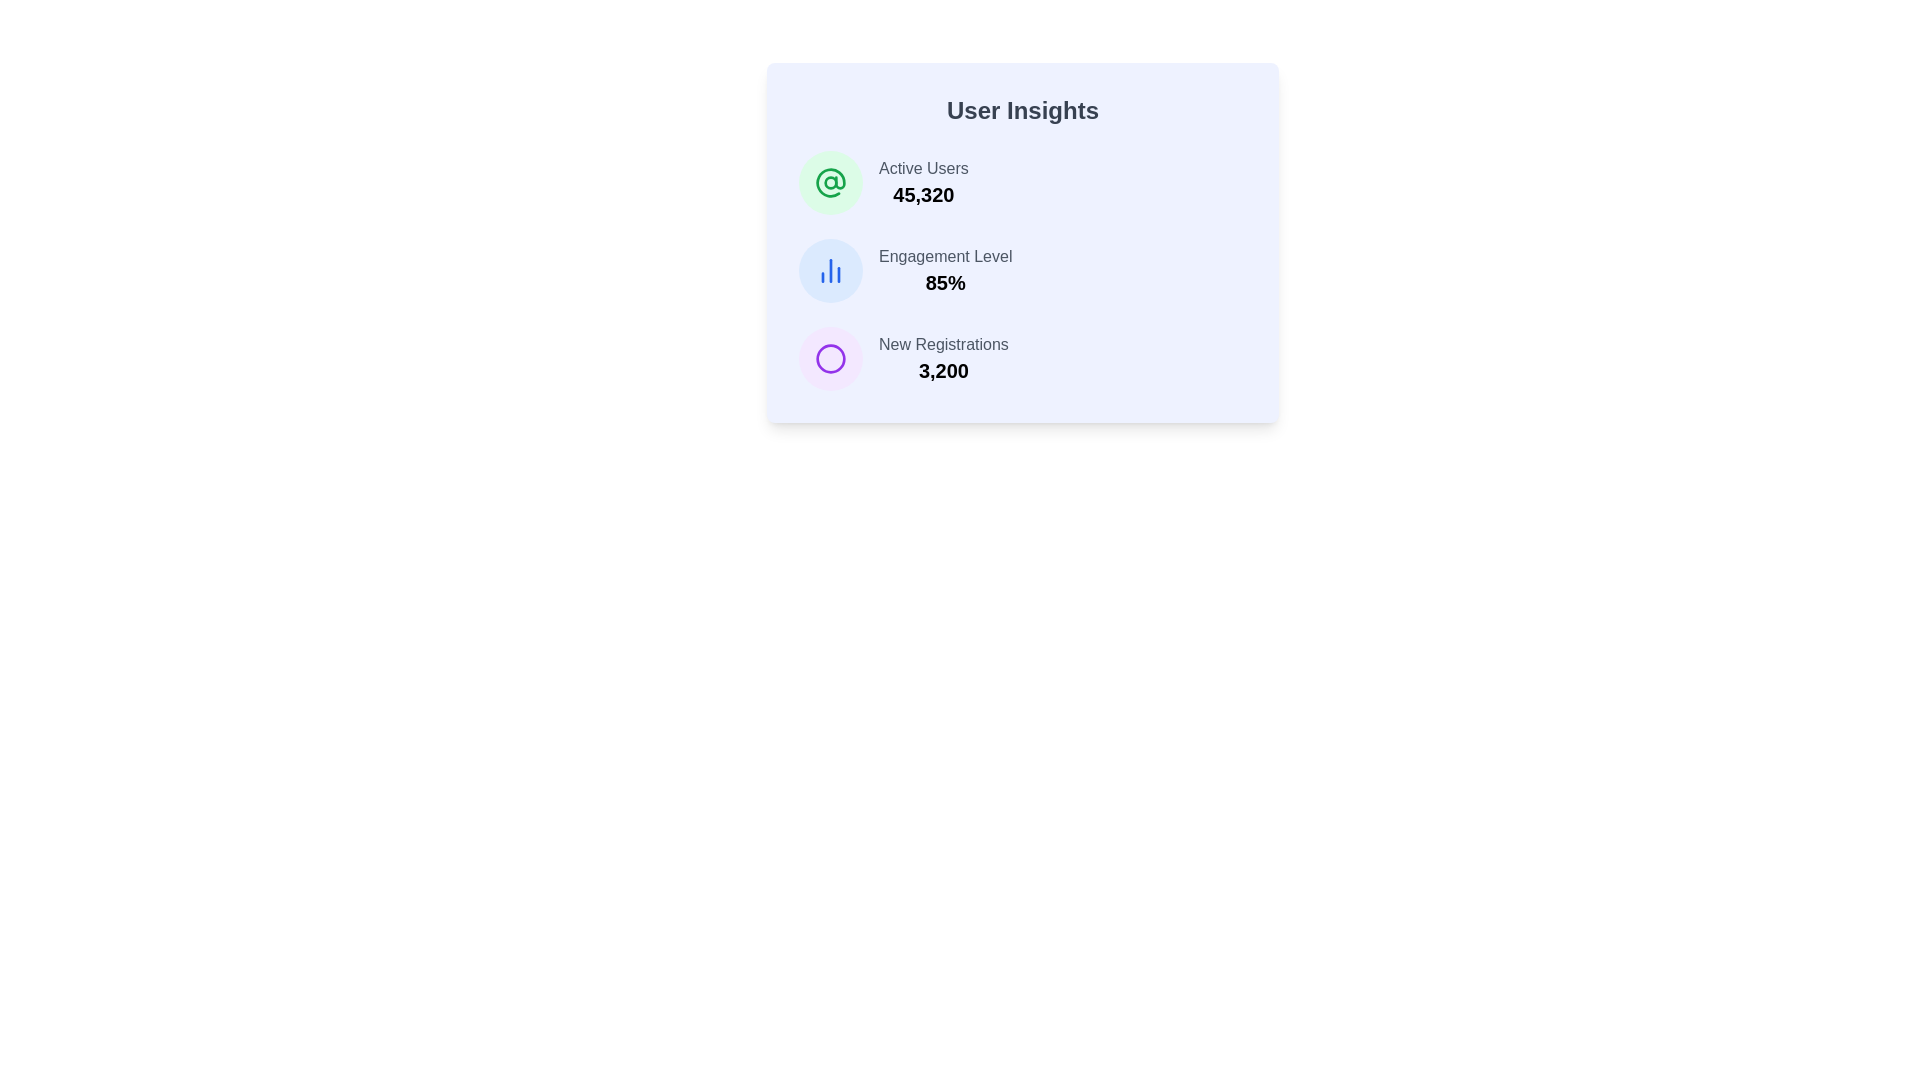 The image size is (1920, 1080). Describe the element at coordinates (922, 182) in the screenshot. I see `the text display that shows the count of active users, located at the top-left corner of the card labeled 'User Insights'` at that location.